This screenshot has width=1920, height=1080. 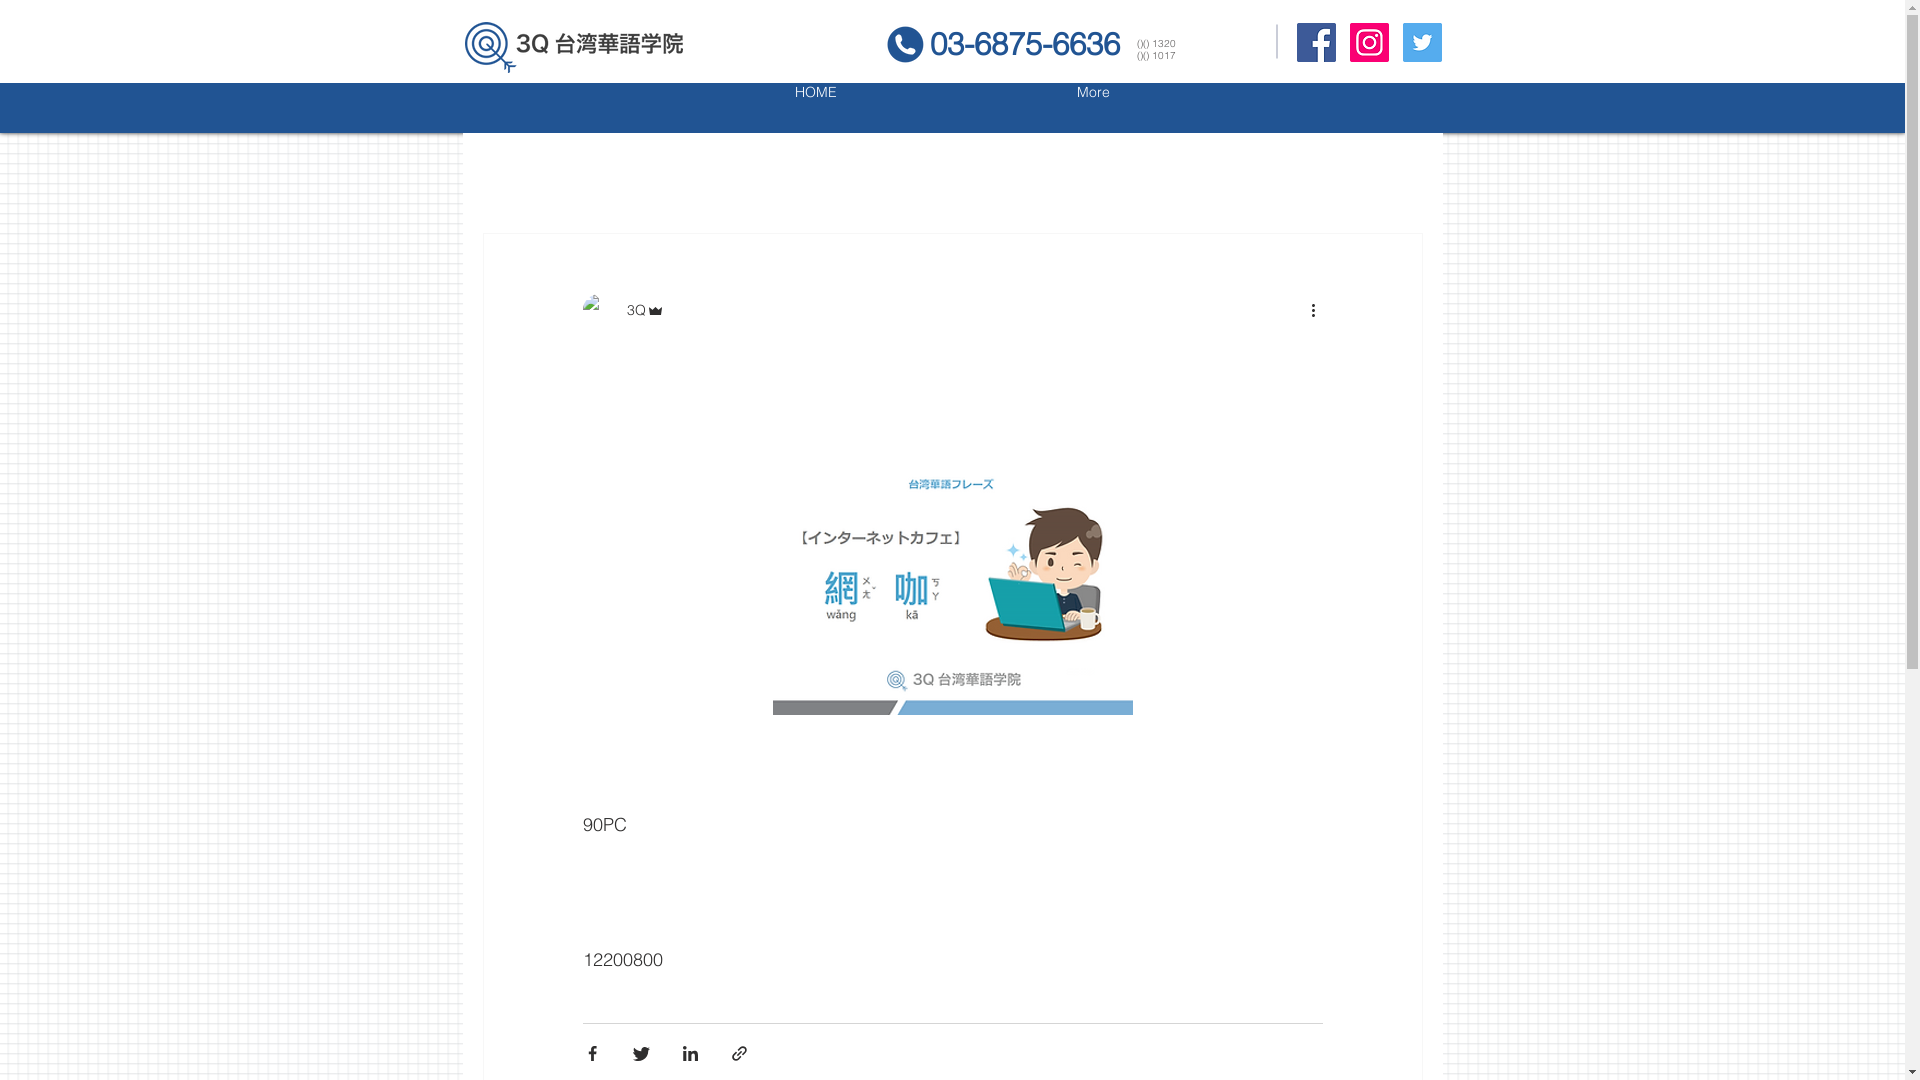 I want to click on 'HOME', so click(x=816, y=108).